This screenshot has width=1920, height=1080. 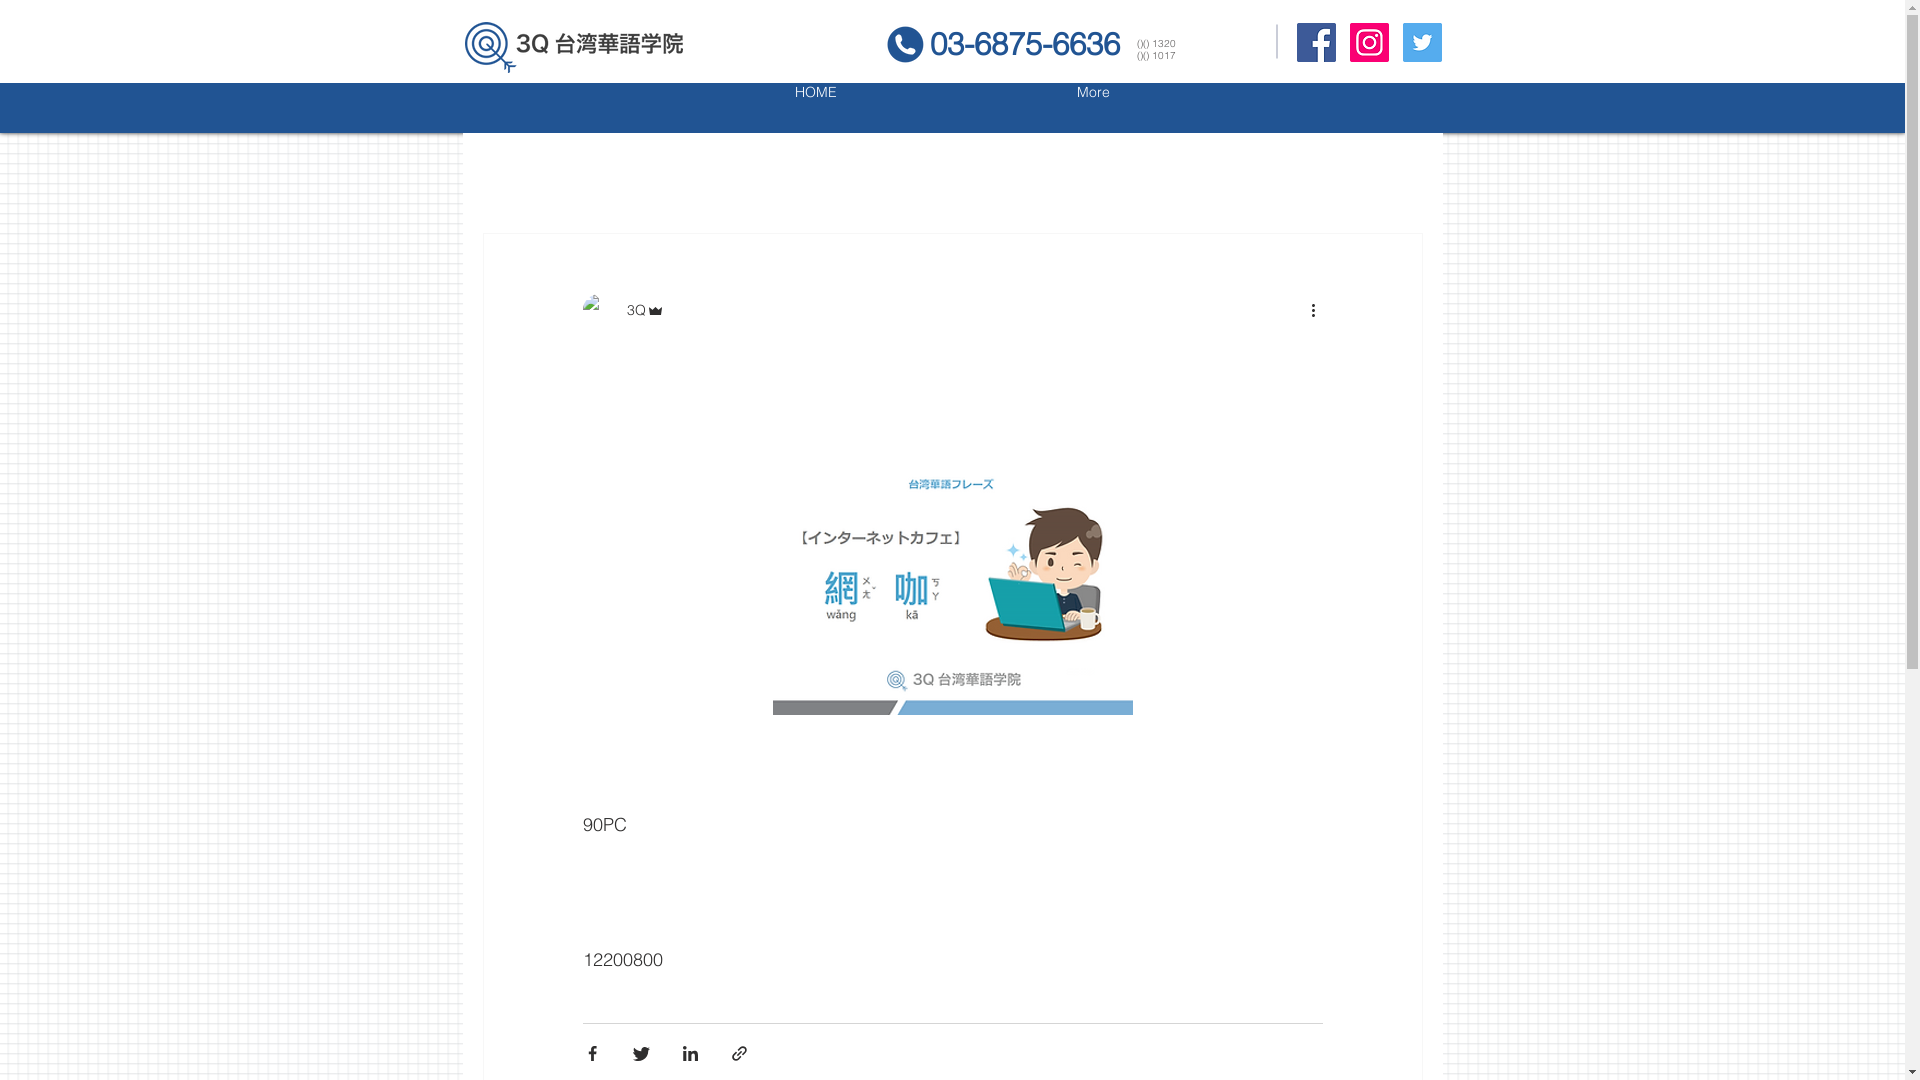 I want to click on 'HOME', so click(x=816, y=108).